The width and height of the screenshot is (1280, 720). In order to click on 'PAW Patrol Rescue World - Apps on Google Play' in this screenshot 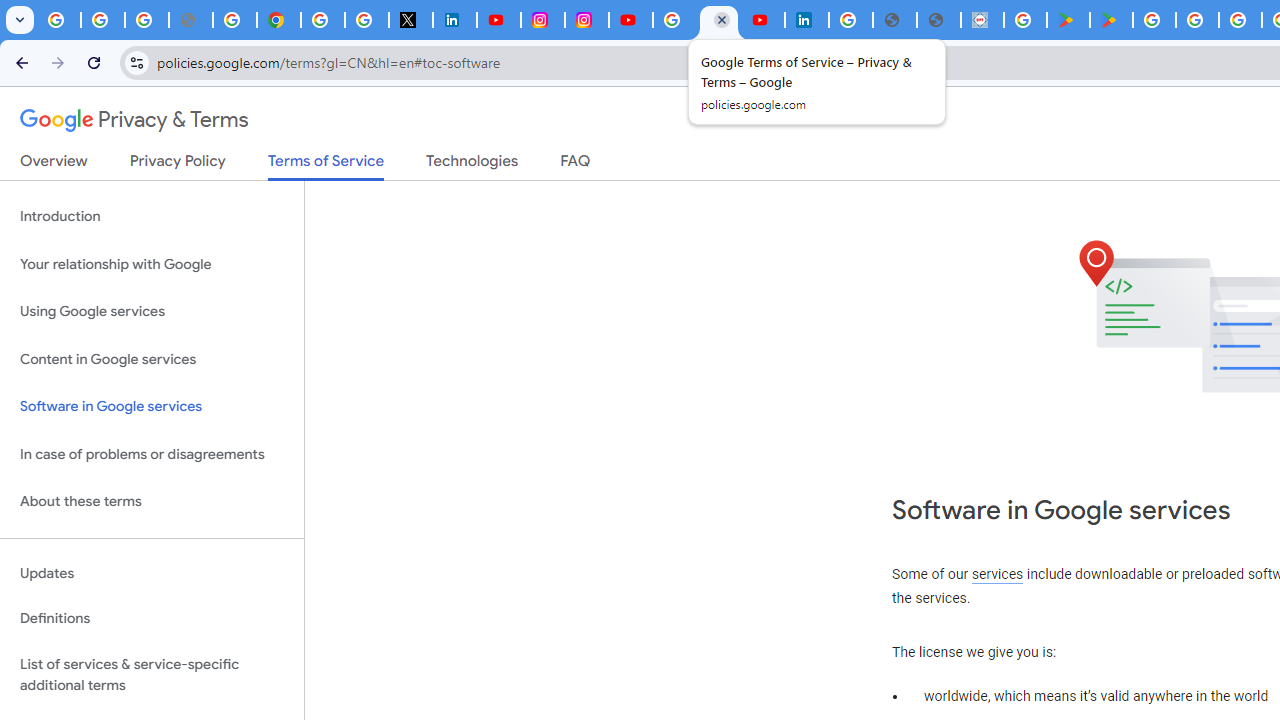, I will do `click(1110, 20)`.